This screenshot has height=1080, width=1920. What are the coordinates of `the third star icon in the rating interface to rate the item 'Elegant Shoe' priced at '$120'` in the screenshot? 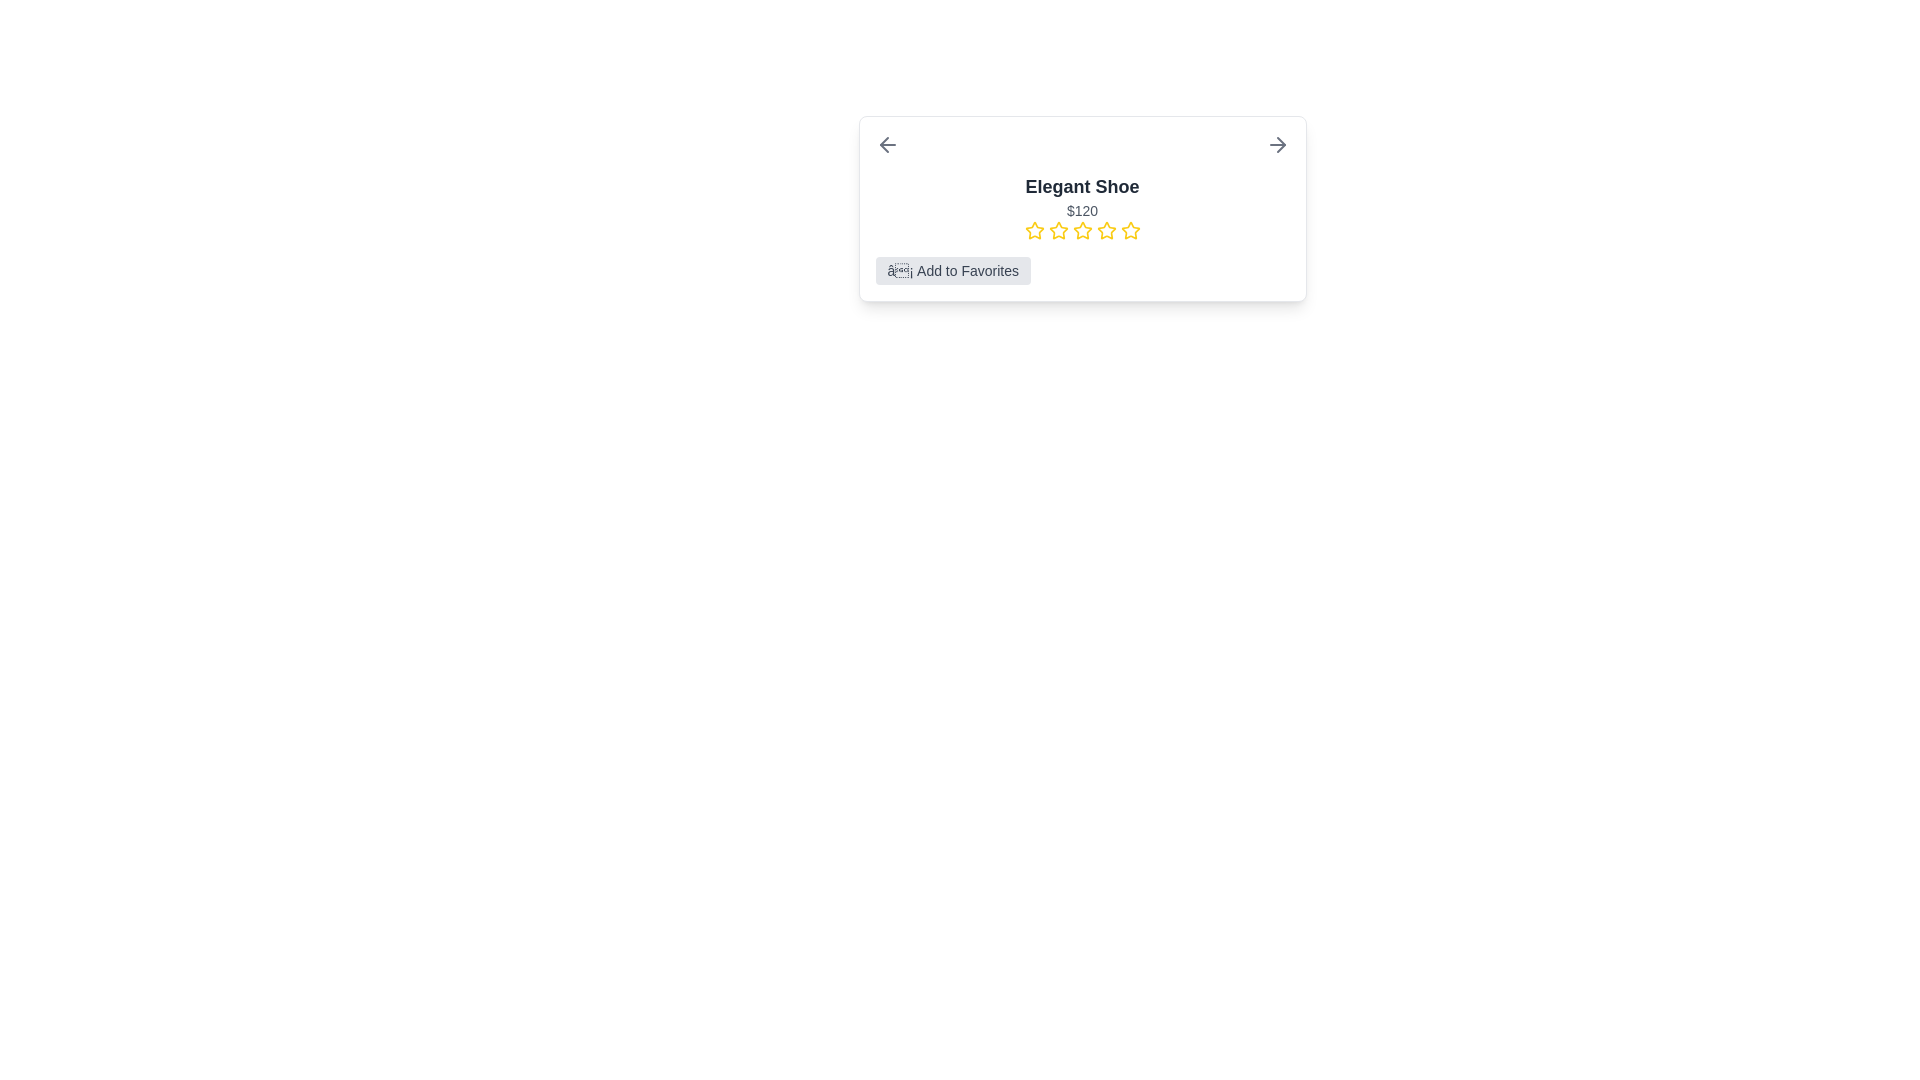 It's located at (1081, 229).